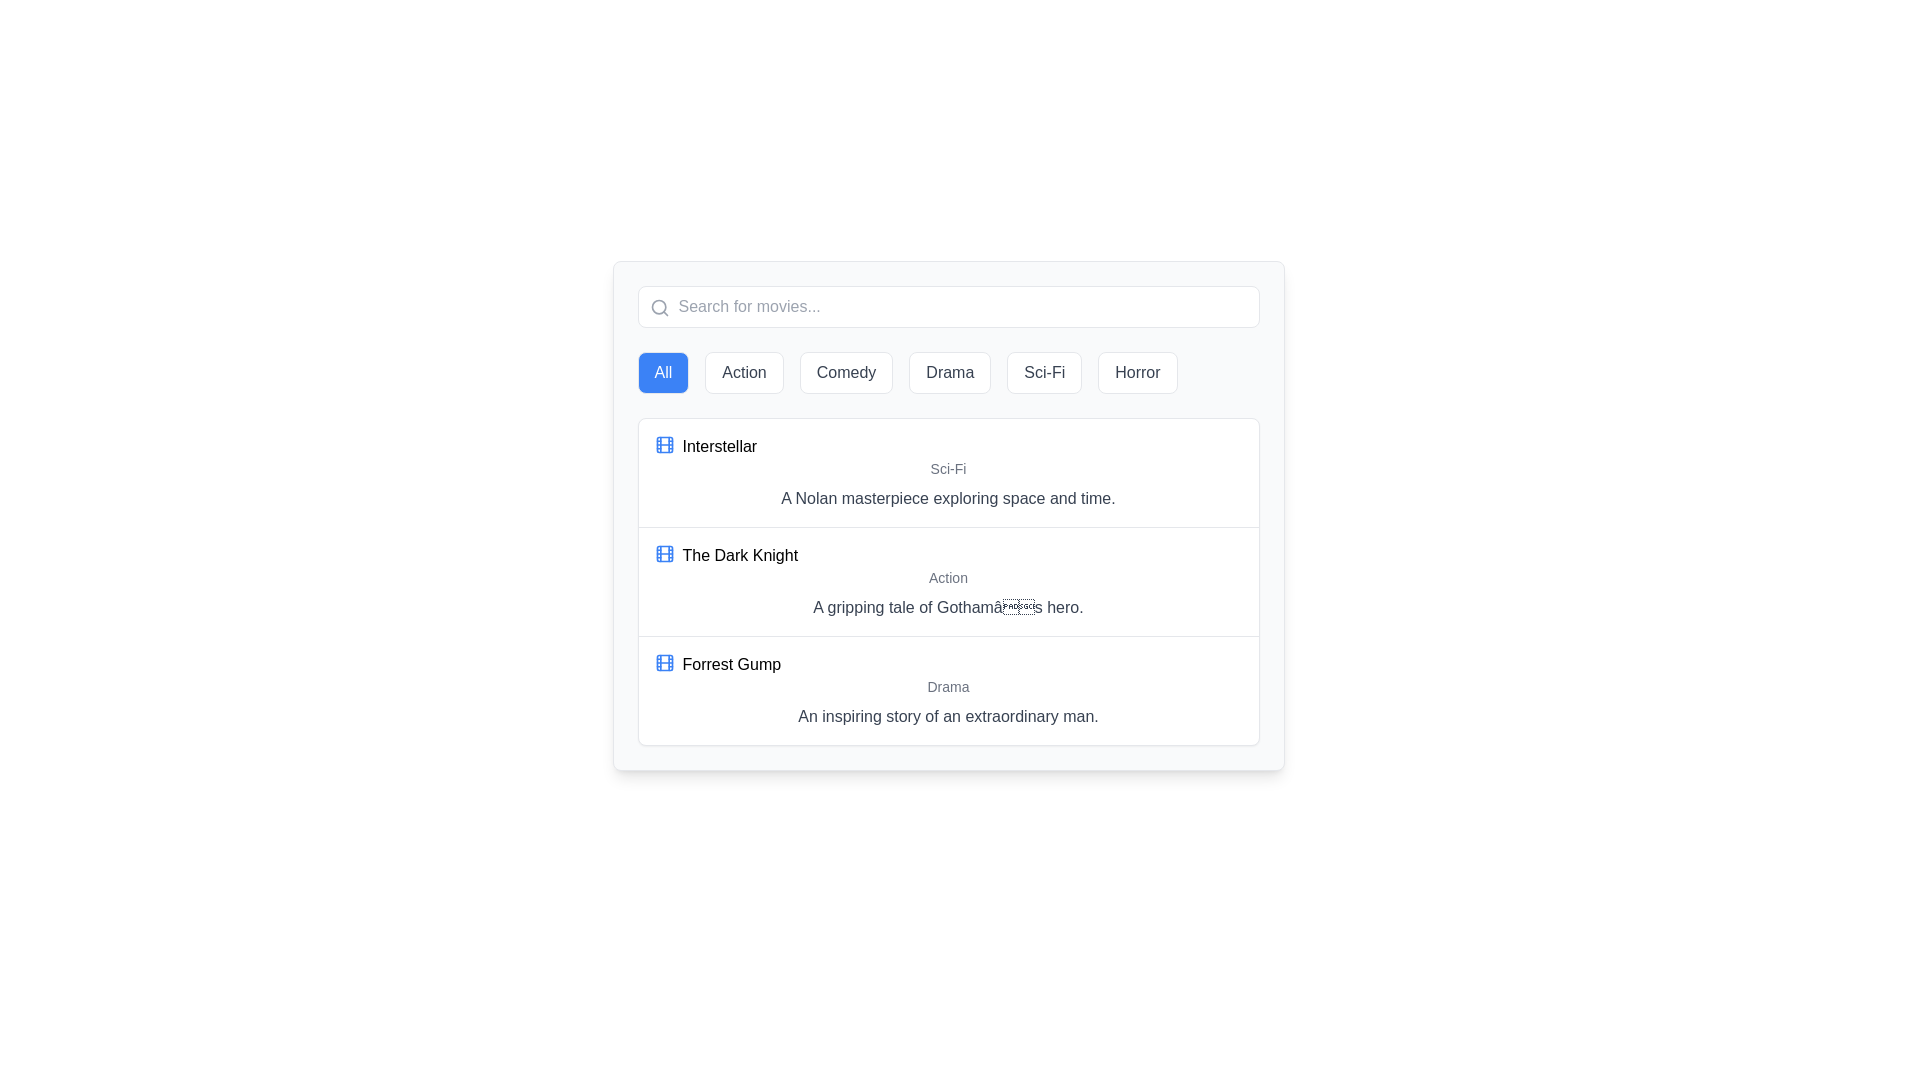 This screenshot has width=1920, height=1080. What do you see at coordinates (947, 469) in the screenshot?
I see `the 'Sci-Fi' text label, which is a small light gray font displayed centrally under the 'Interstellar' movie title` at bounding box center [947, 469].